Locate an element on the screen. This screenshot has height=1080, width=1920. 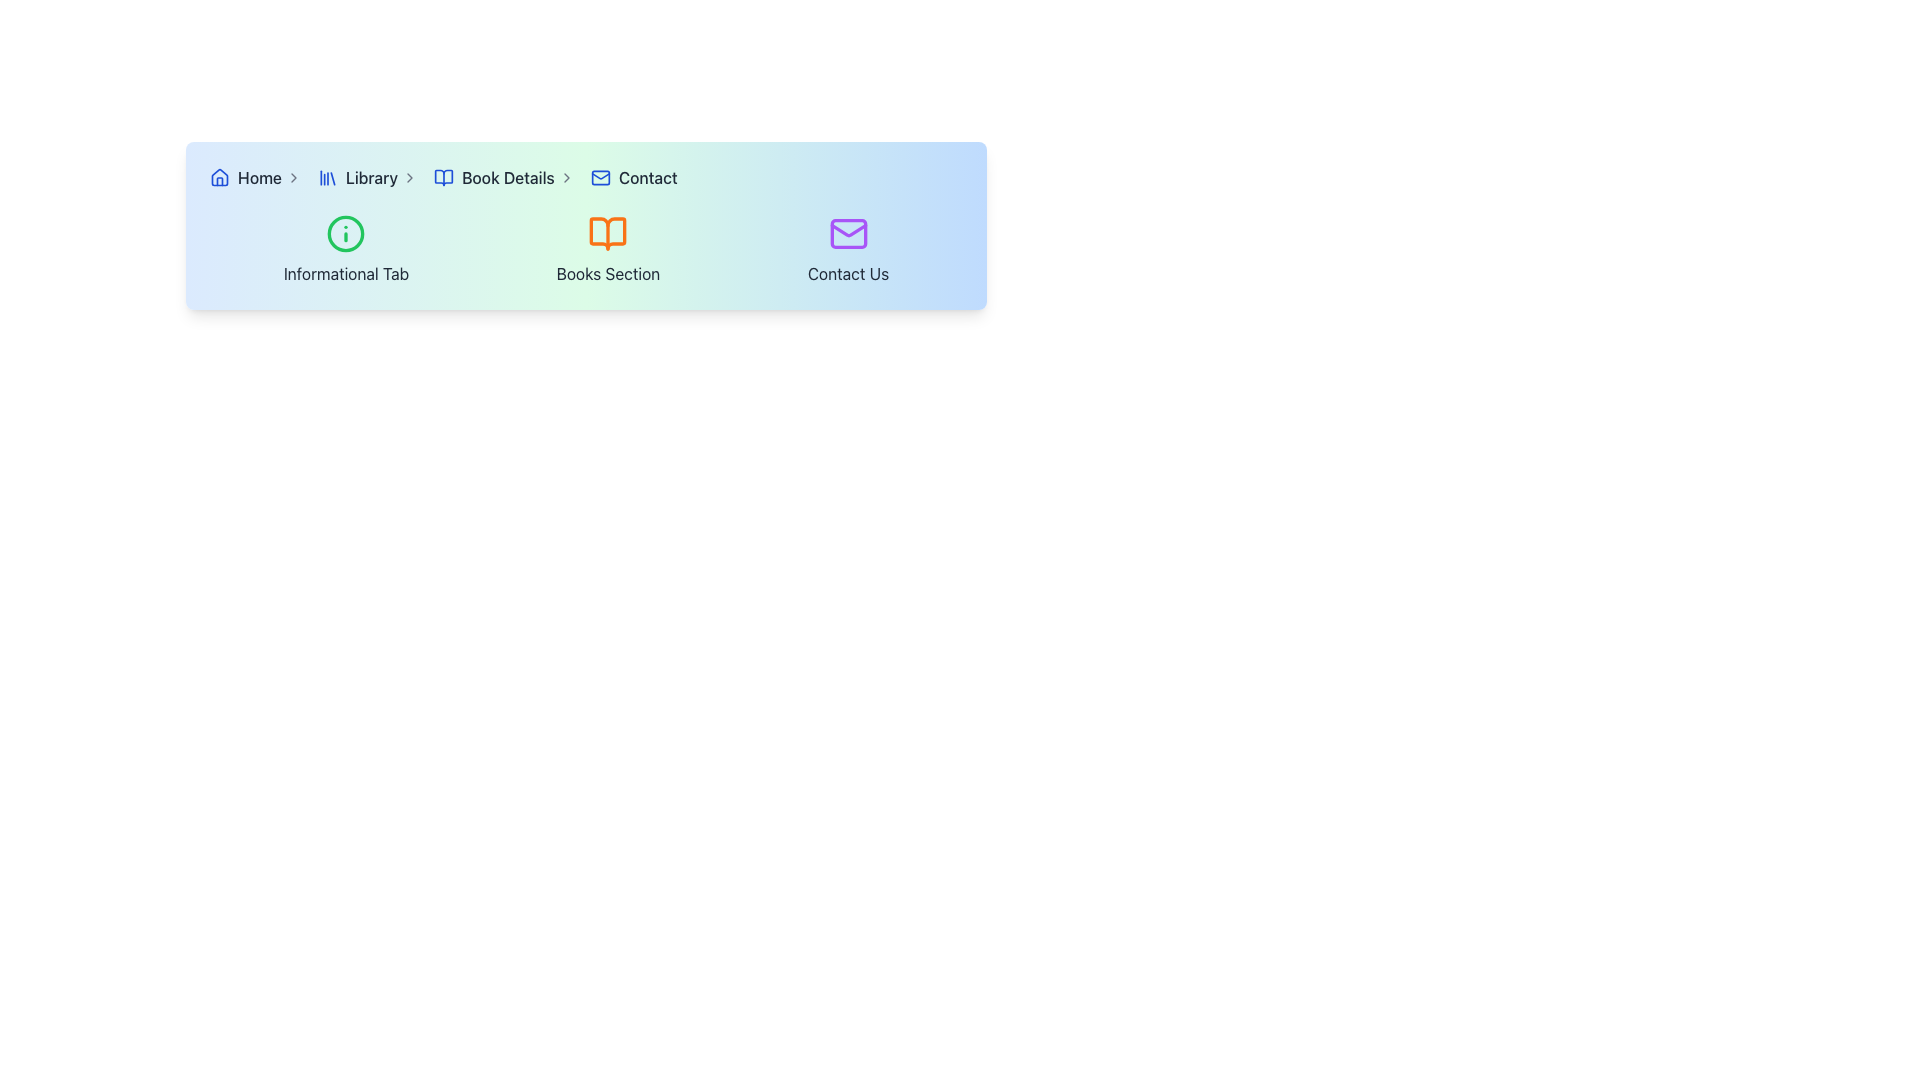
the 'Book Details' icon located near the center of the navigation bar, positioned to the left of the text 'Book Details' is located at coordinates (443, 176).